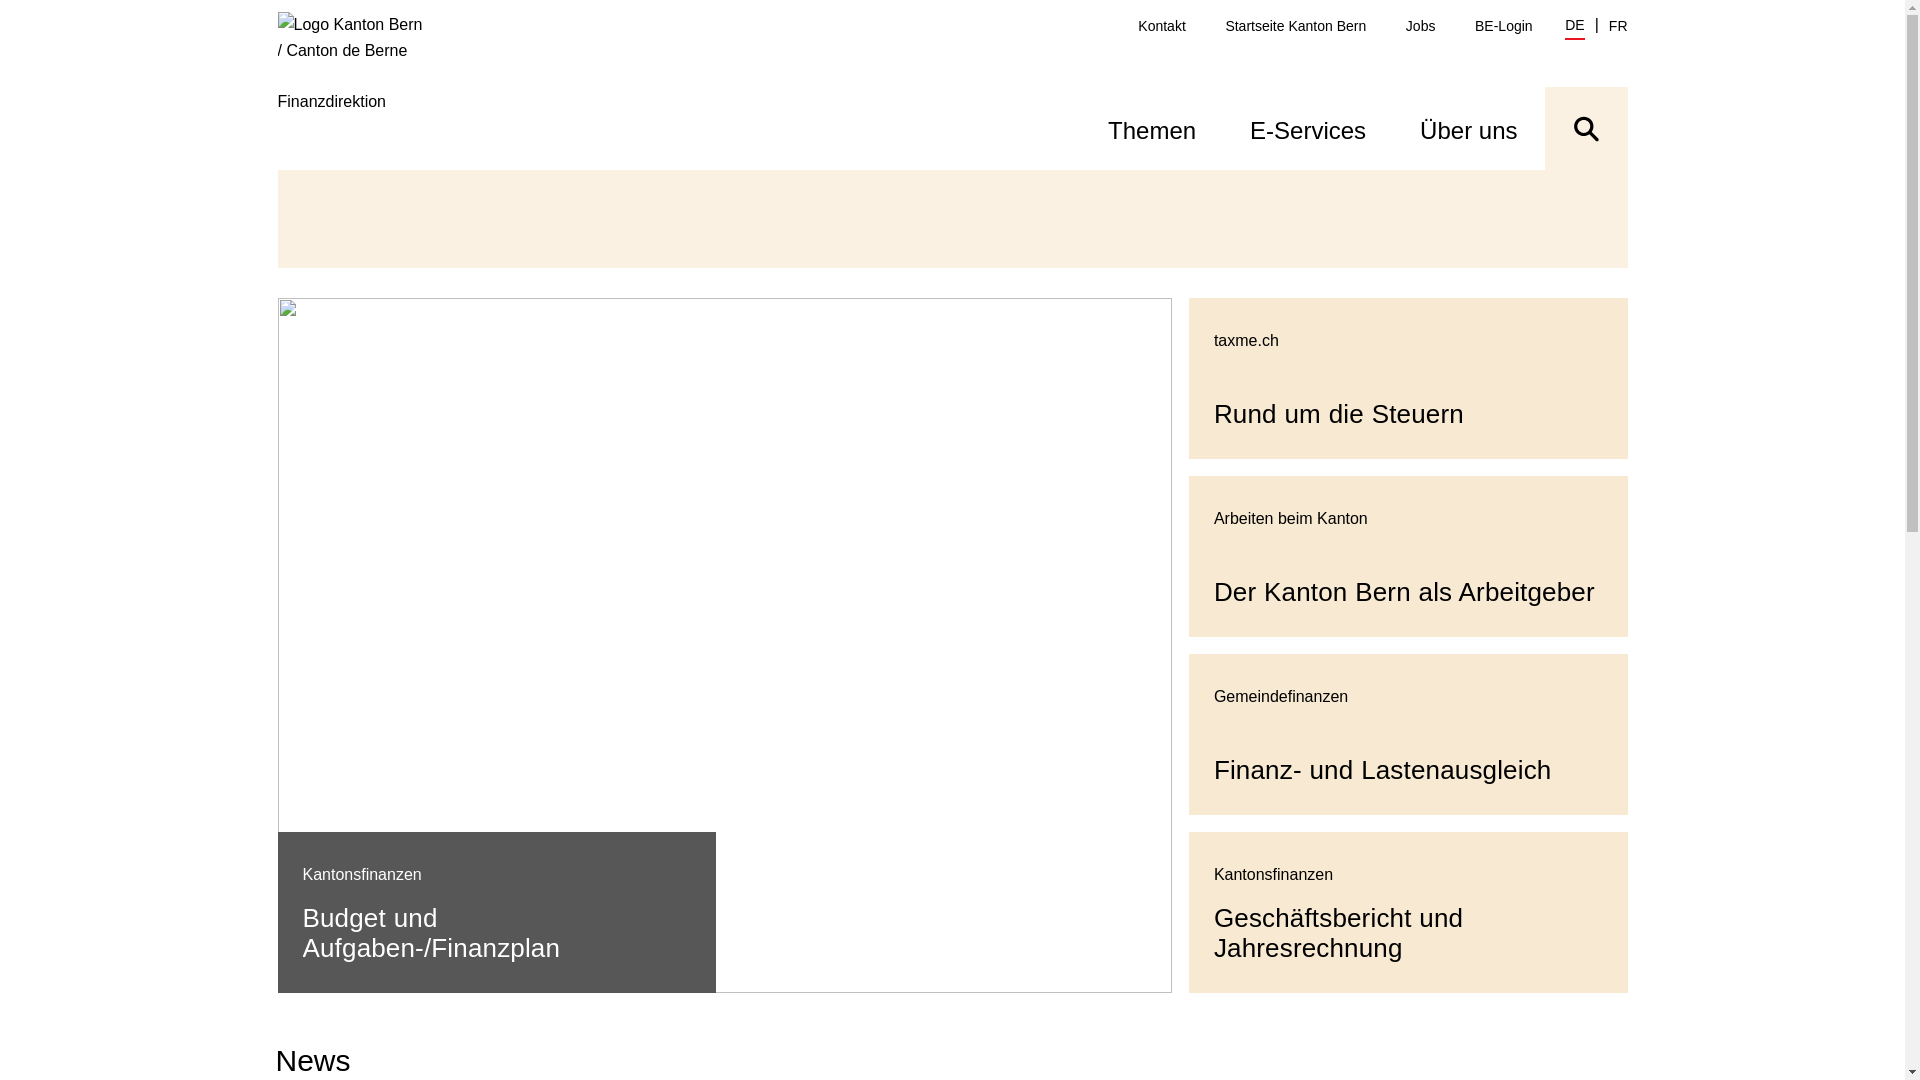 The width and height of the screenshot is (1920, 1080). I want to click on 'DE', so click(1573, 27).